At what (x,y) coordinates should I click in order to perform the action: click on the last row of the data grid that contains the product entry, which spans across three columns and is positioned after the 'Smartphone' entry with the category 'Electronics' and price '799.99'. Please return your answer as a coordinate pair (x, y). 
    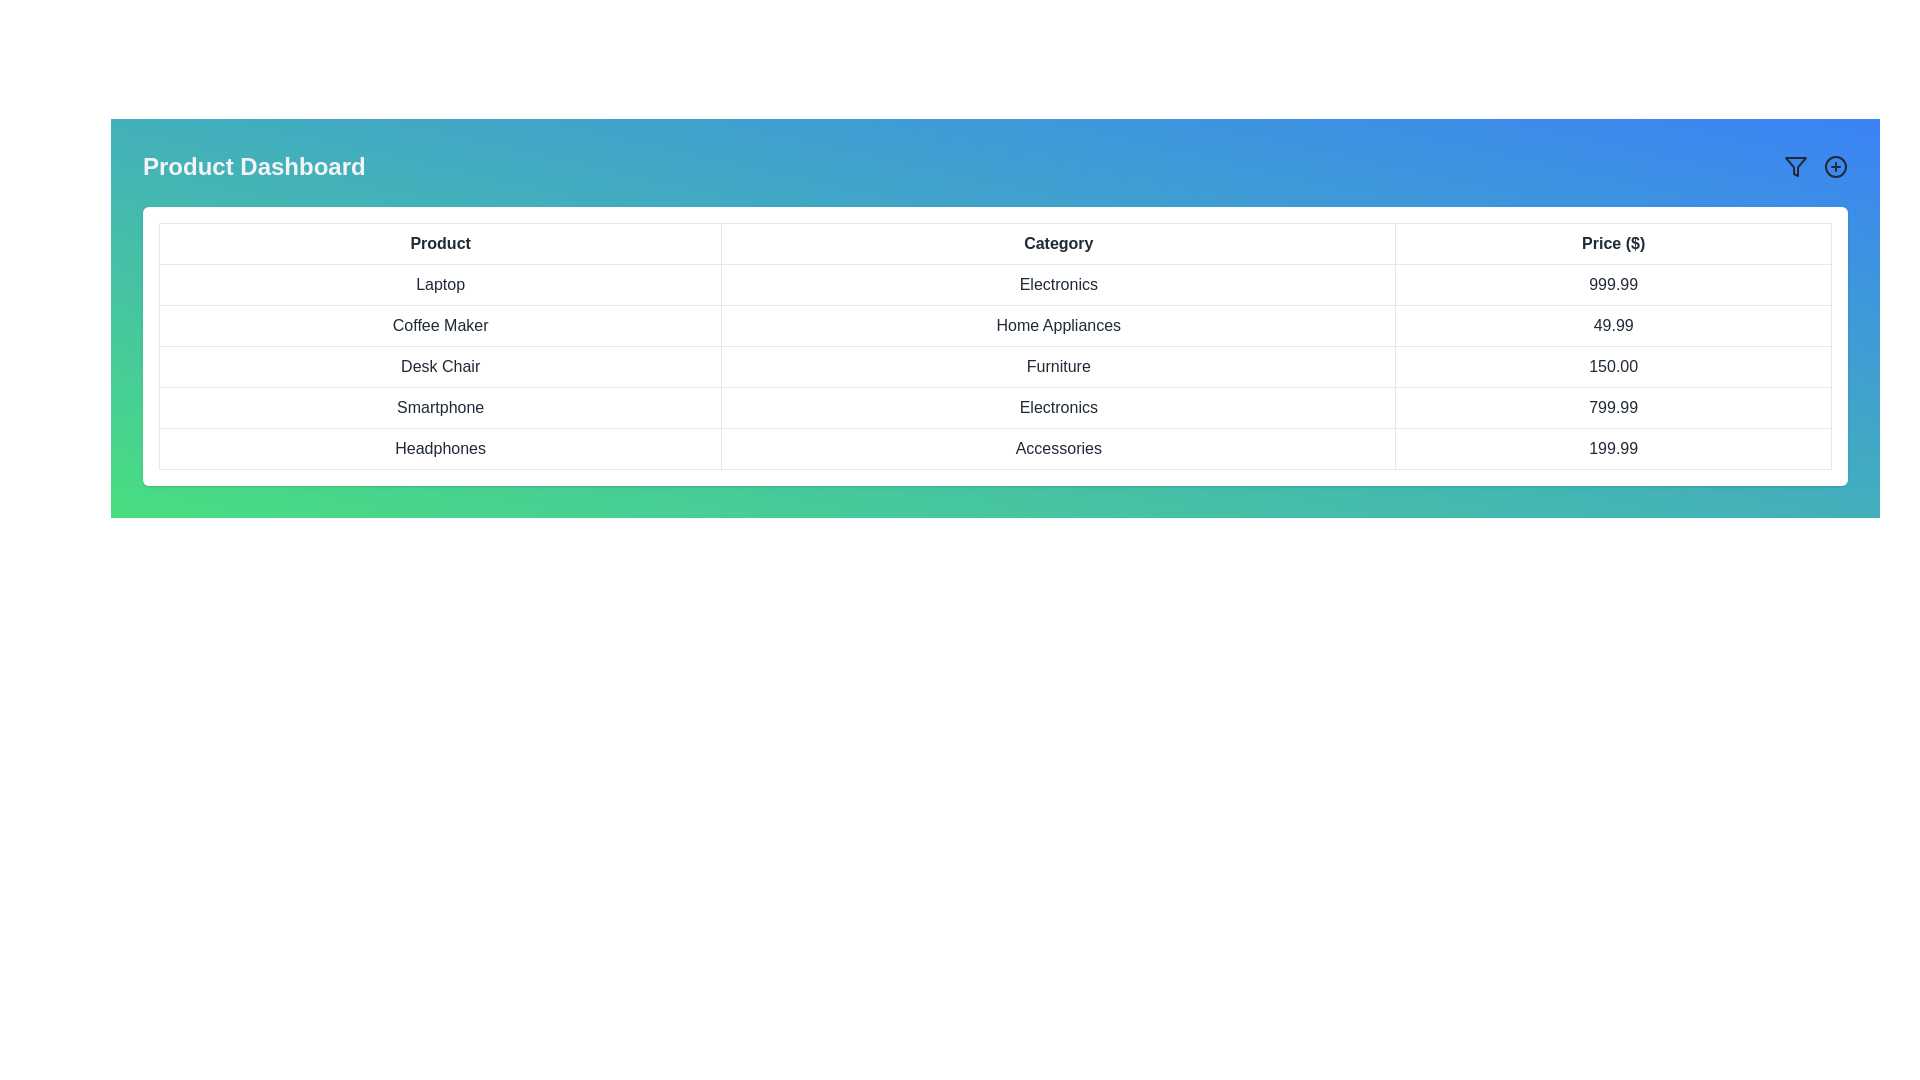
    Looking at the image, I should click on (995, 447).